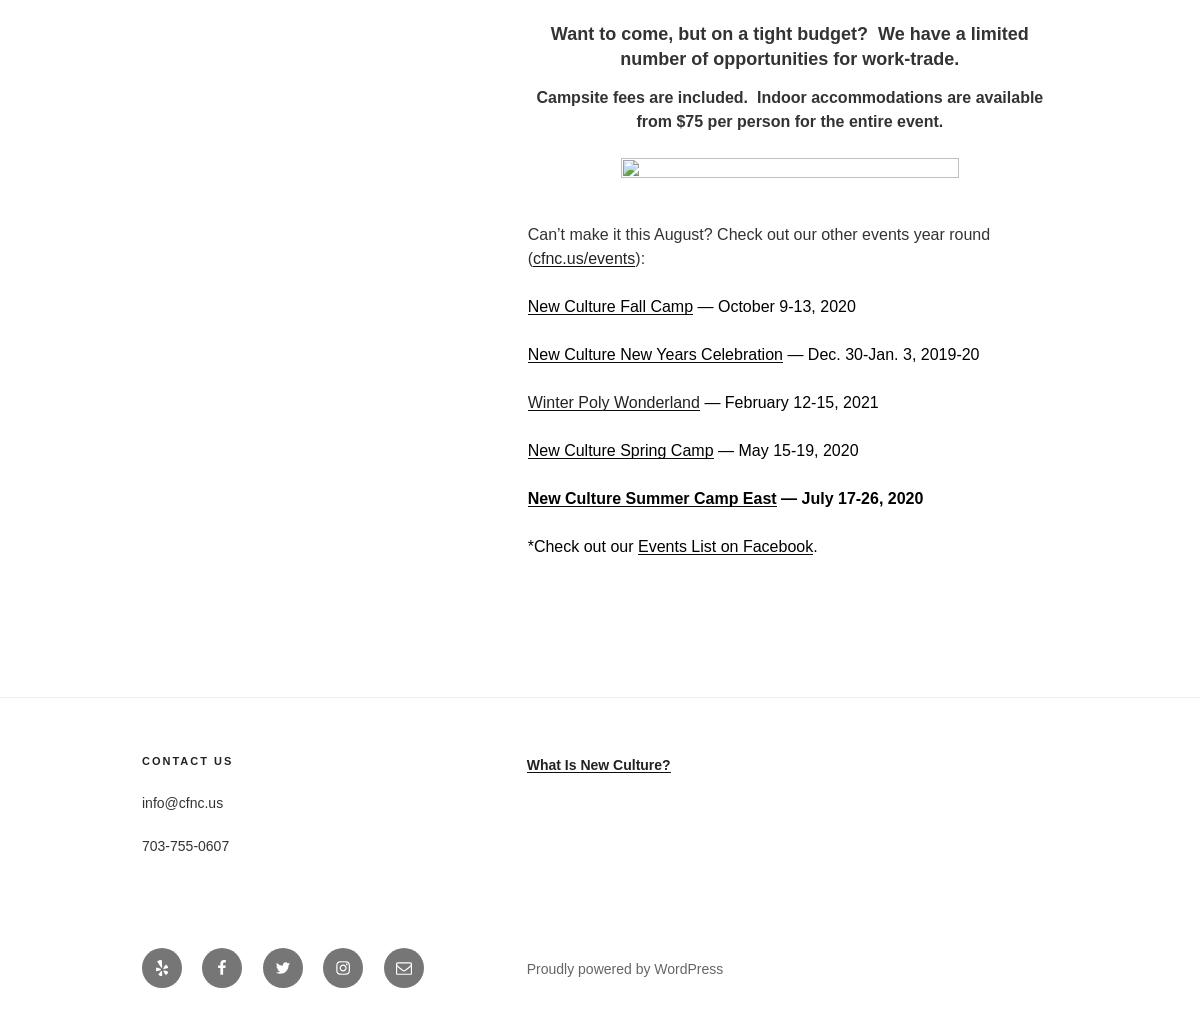 This screenshot has height=1015, width=1200. I want to click on 'New Culture Fall Camp', so click(609, 305).